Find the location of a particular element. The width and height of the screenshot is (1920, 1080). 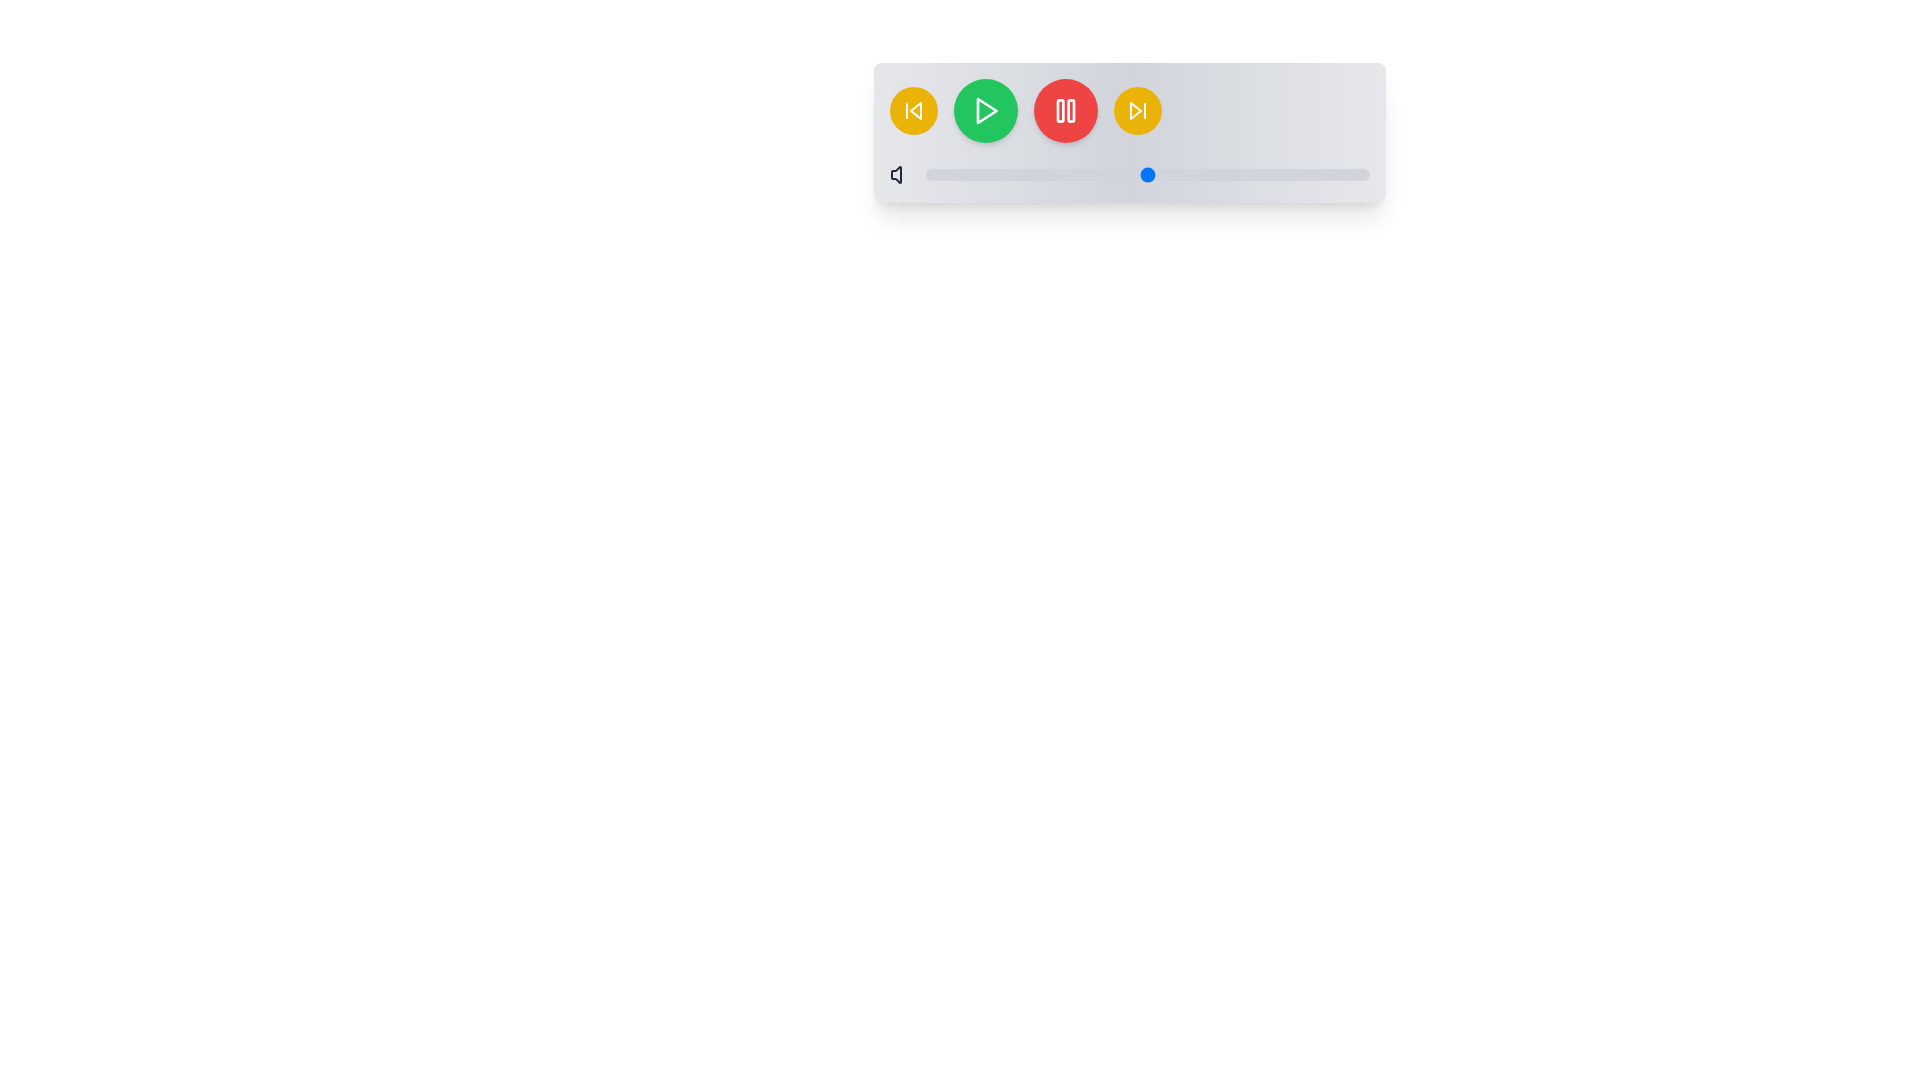

the slider is located at coordinates (1347, 173).